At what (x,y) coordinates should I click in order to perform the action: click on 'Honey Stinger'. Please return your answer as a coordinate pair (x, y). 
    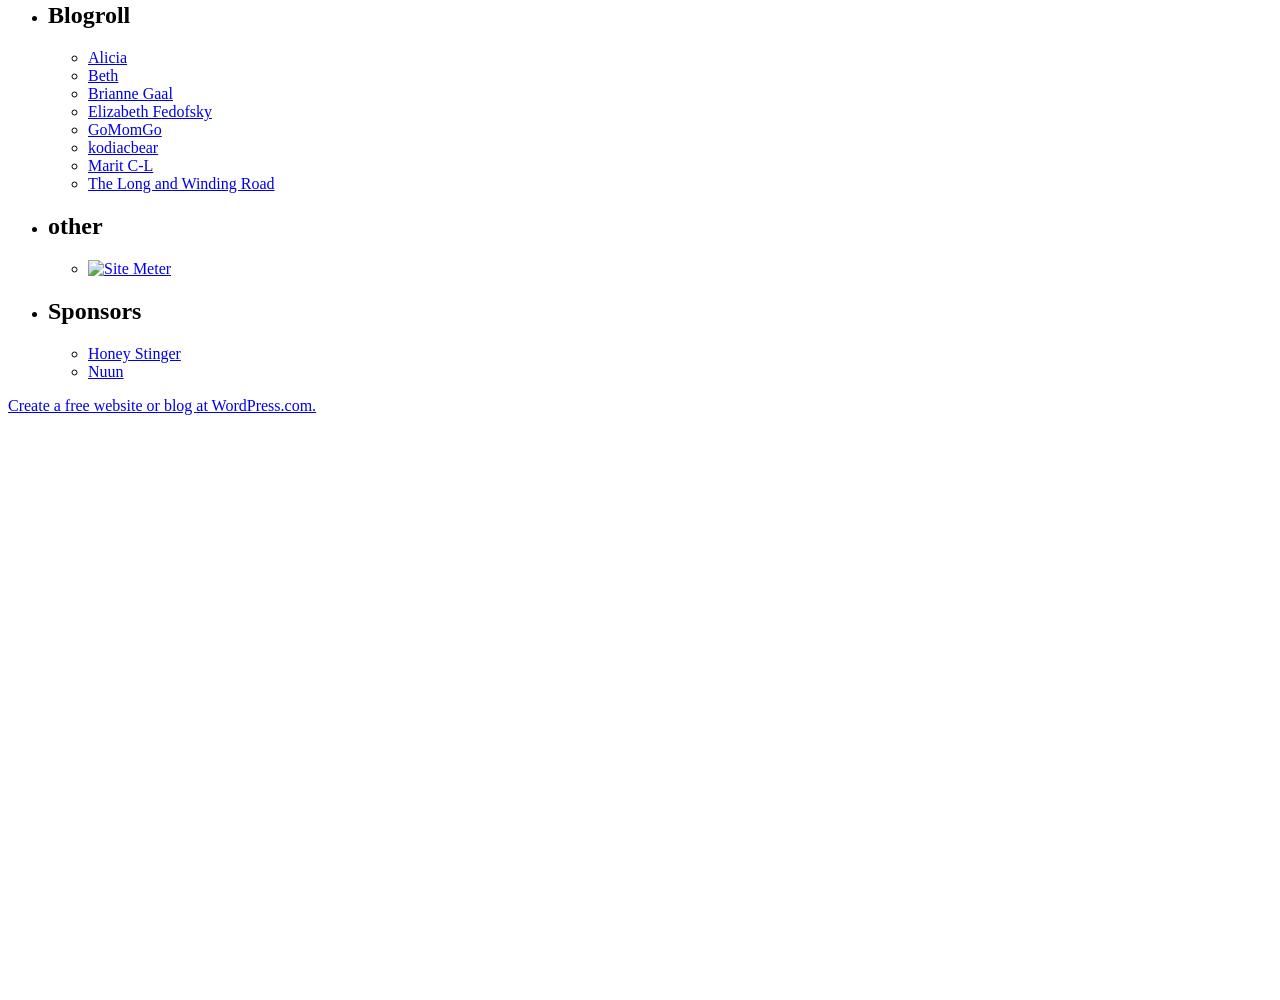
    Looking at the image, I should click on (87, 351).